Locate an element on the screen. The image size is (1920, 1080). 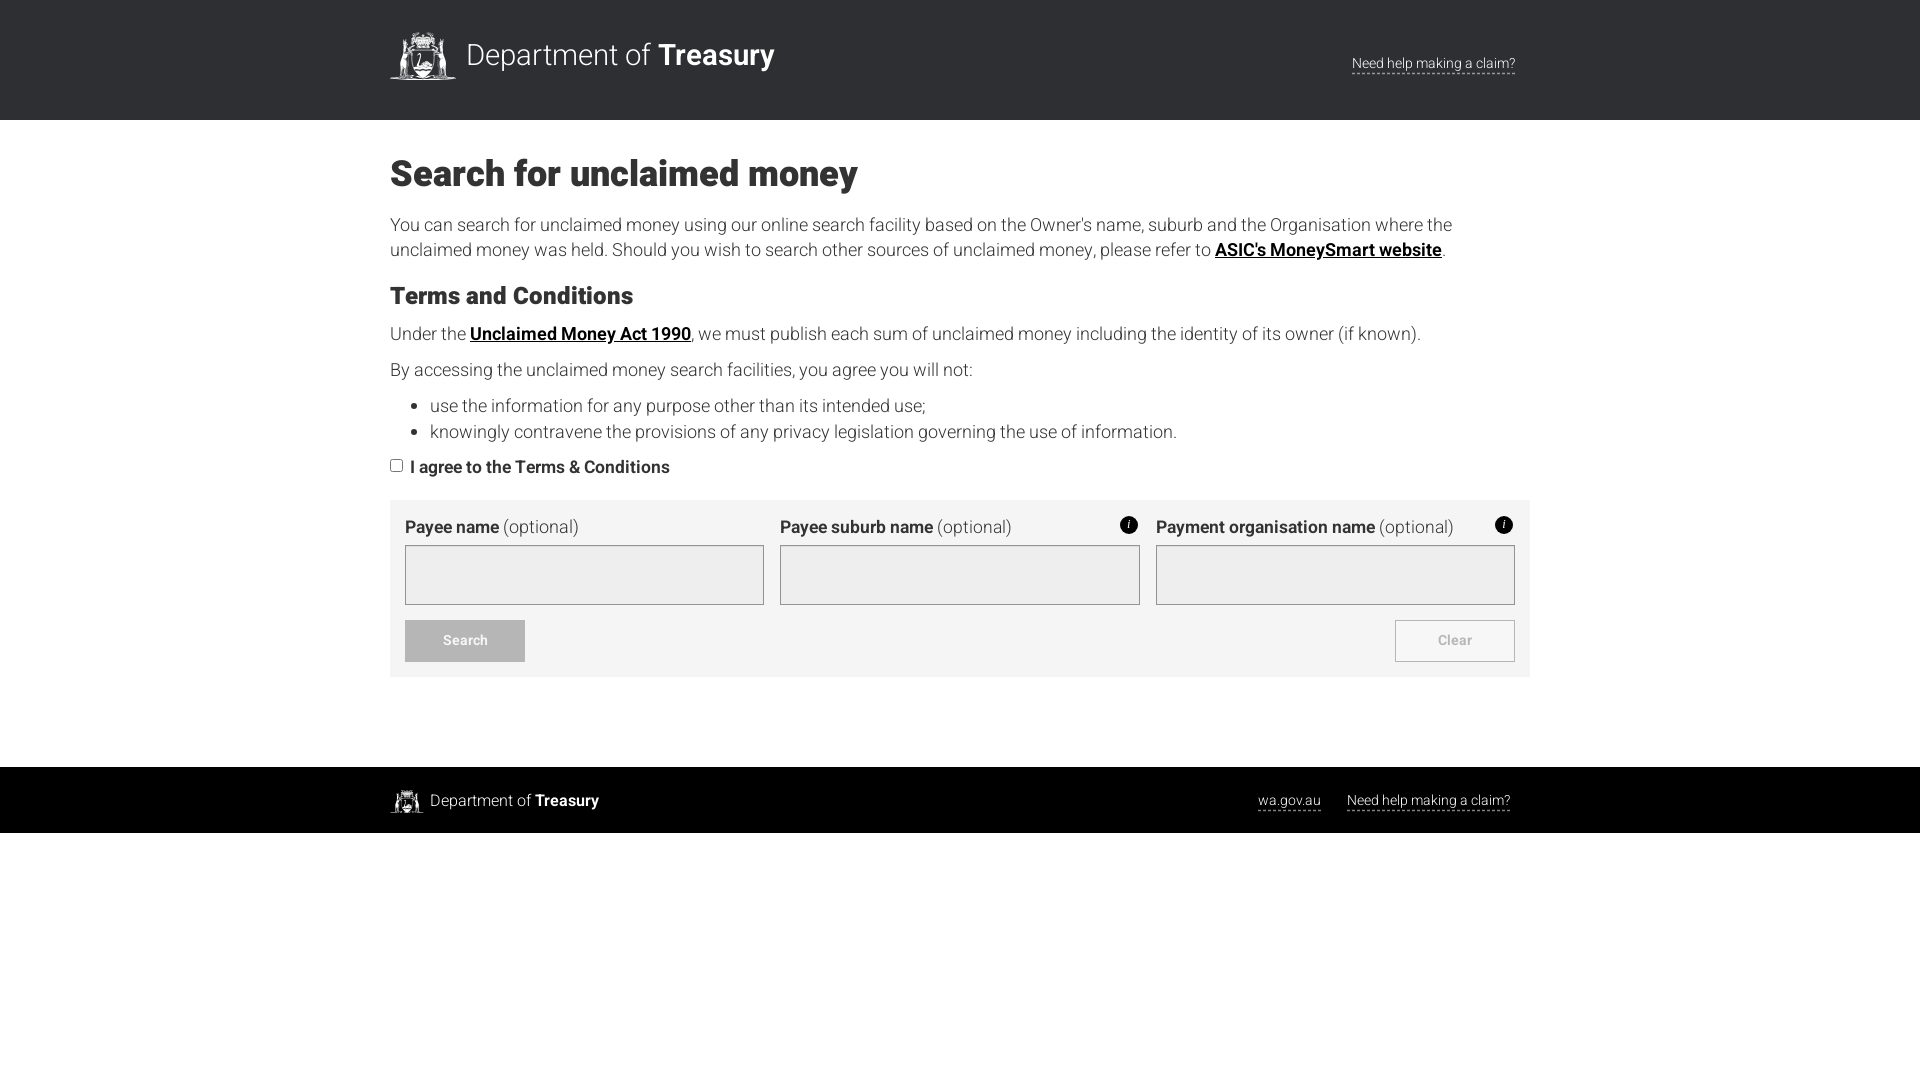
'ASIC's MoneySmart website' is located at coordinates (1328, 249).